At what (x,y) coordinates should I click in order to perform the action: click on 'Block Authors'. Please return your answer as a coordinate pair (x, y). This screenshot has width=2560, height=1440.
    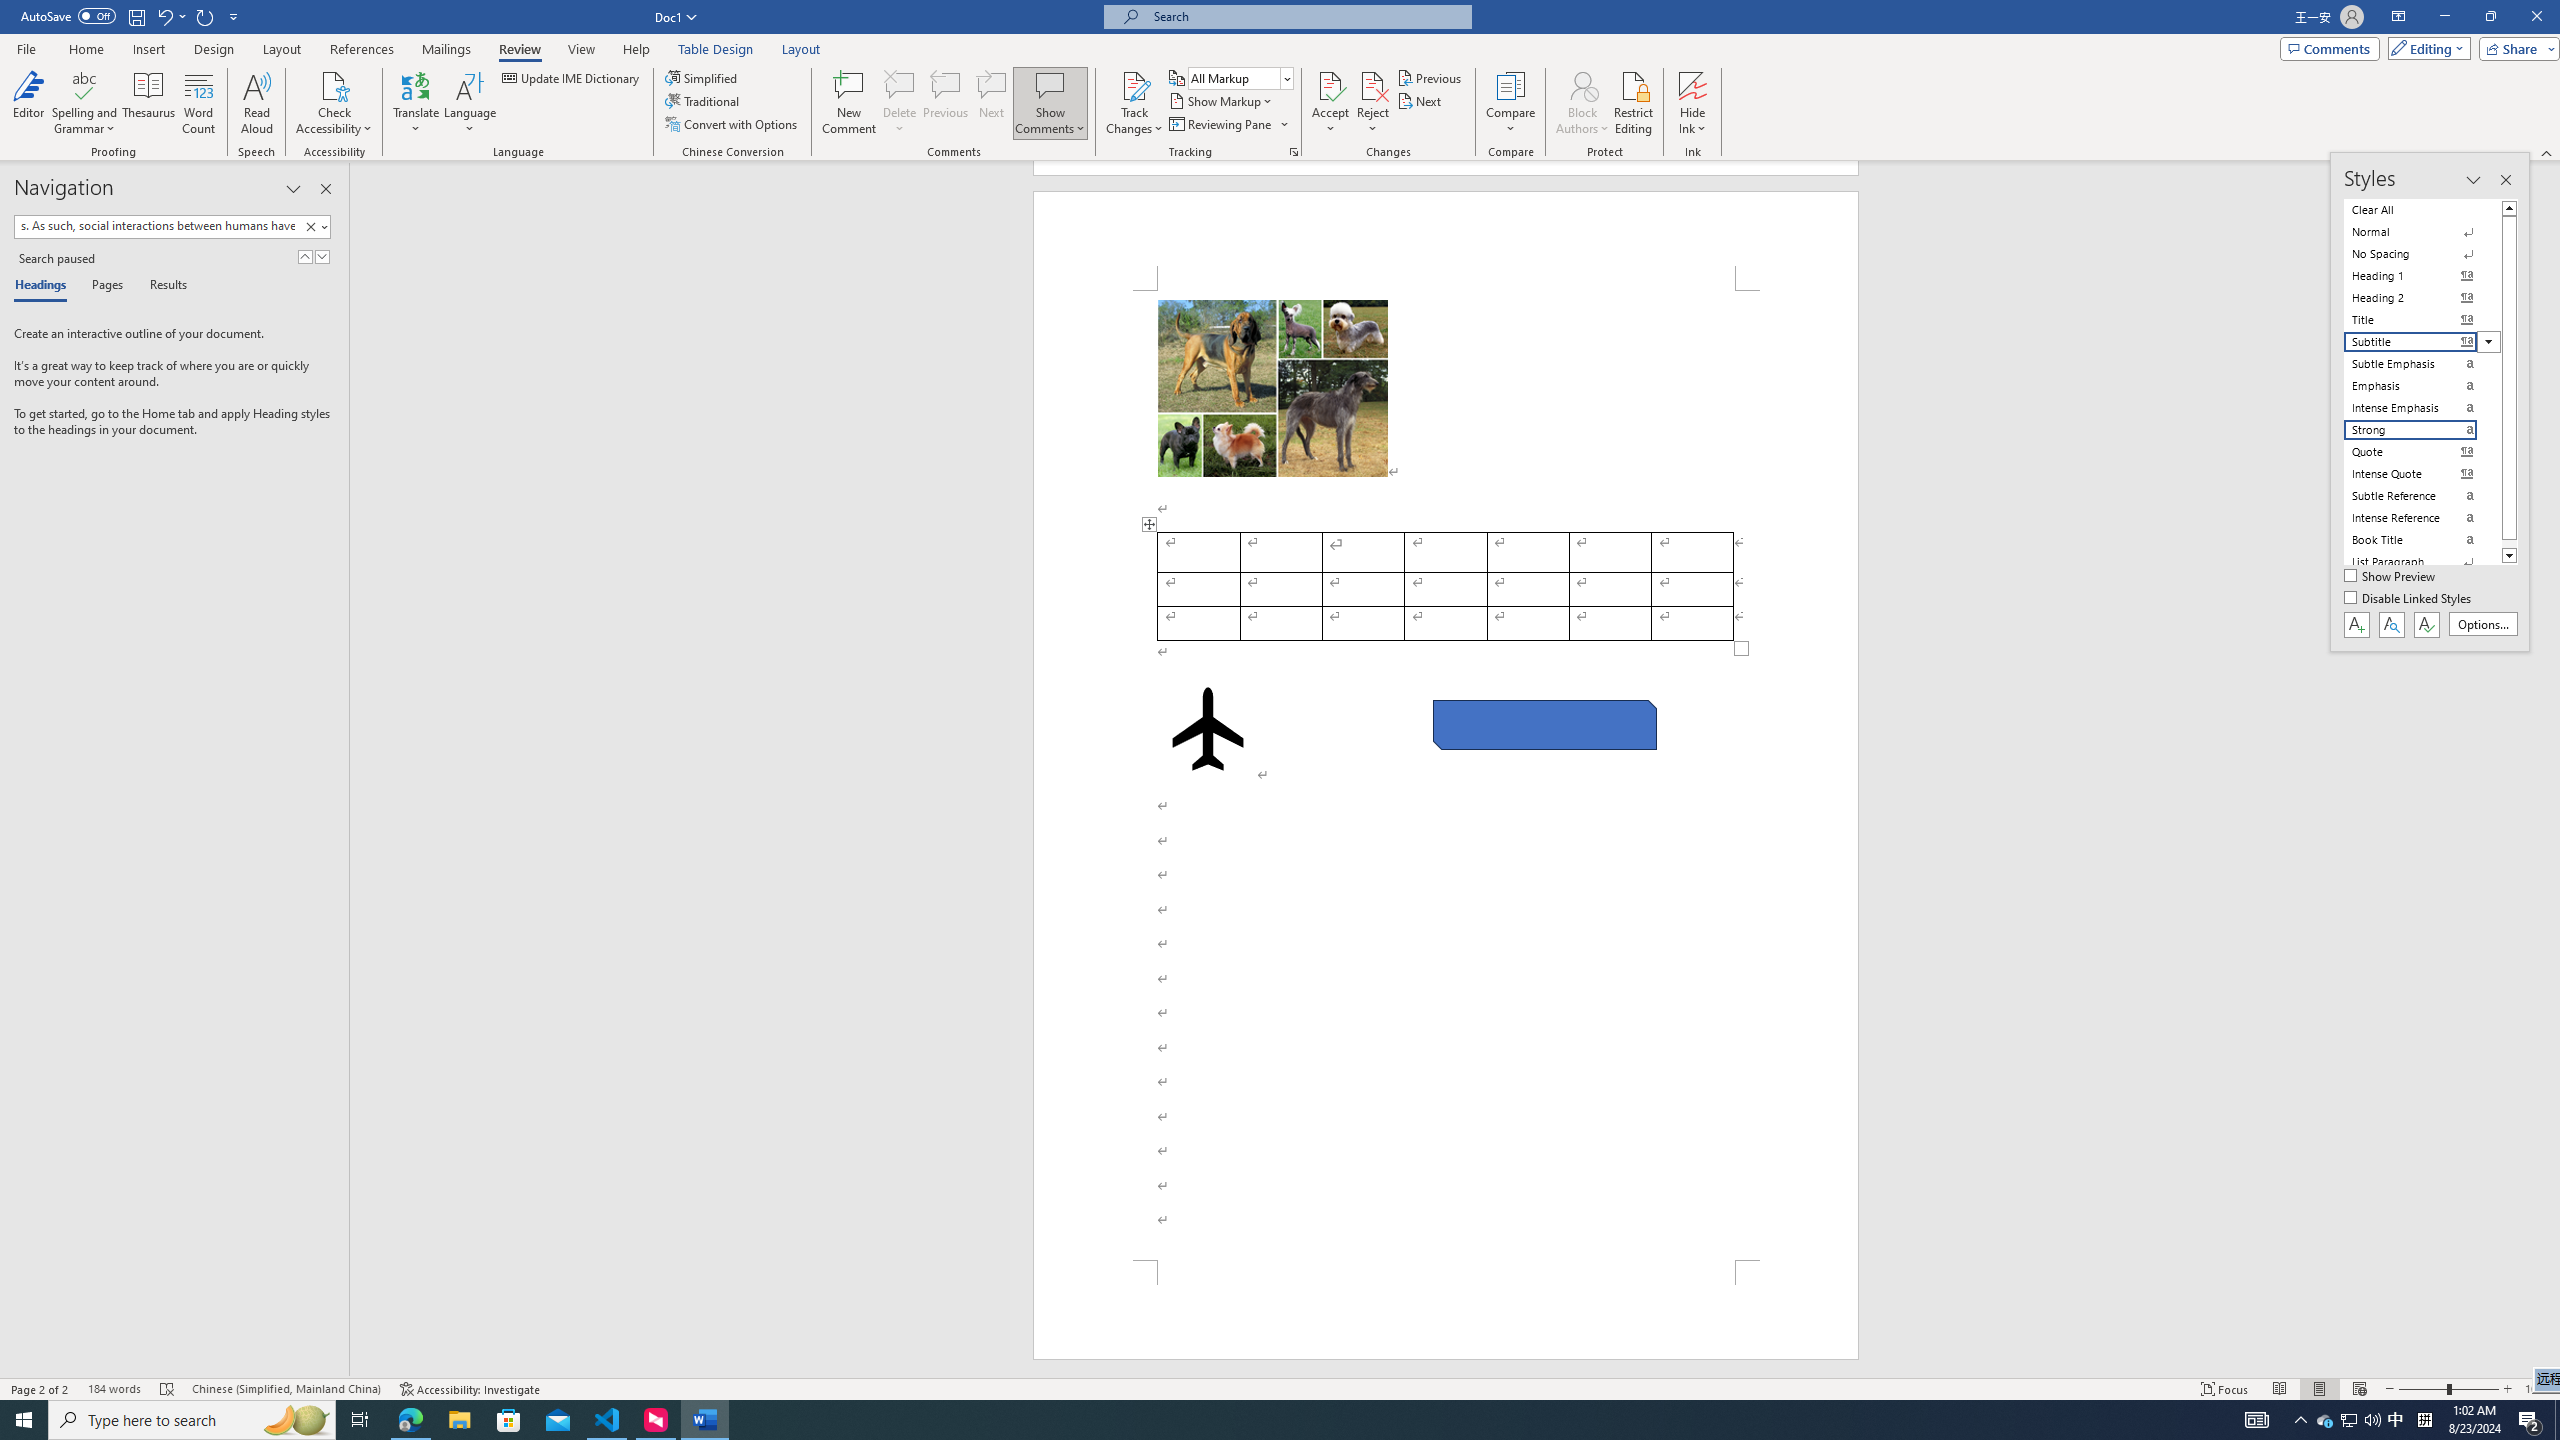
    Looking at the image, I should click on (1582, 103).